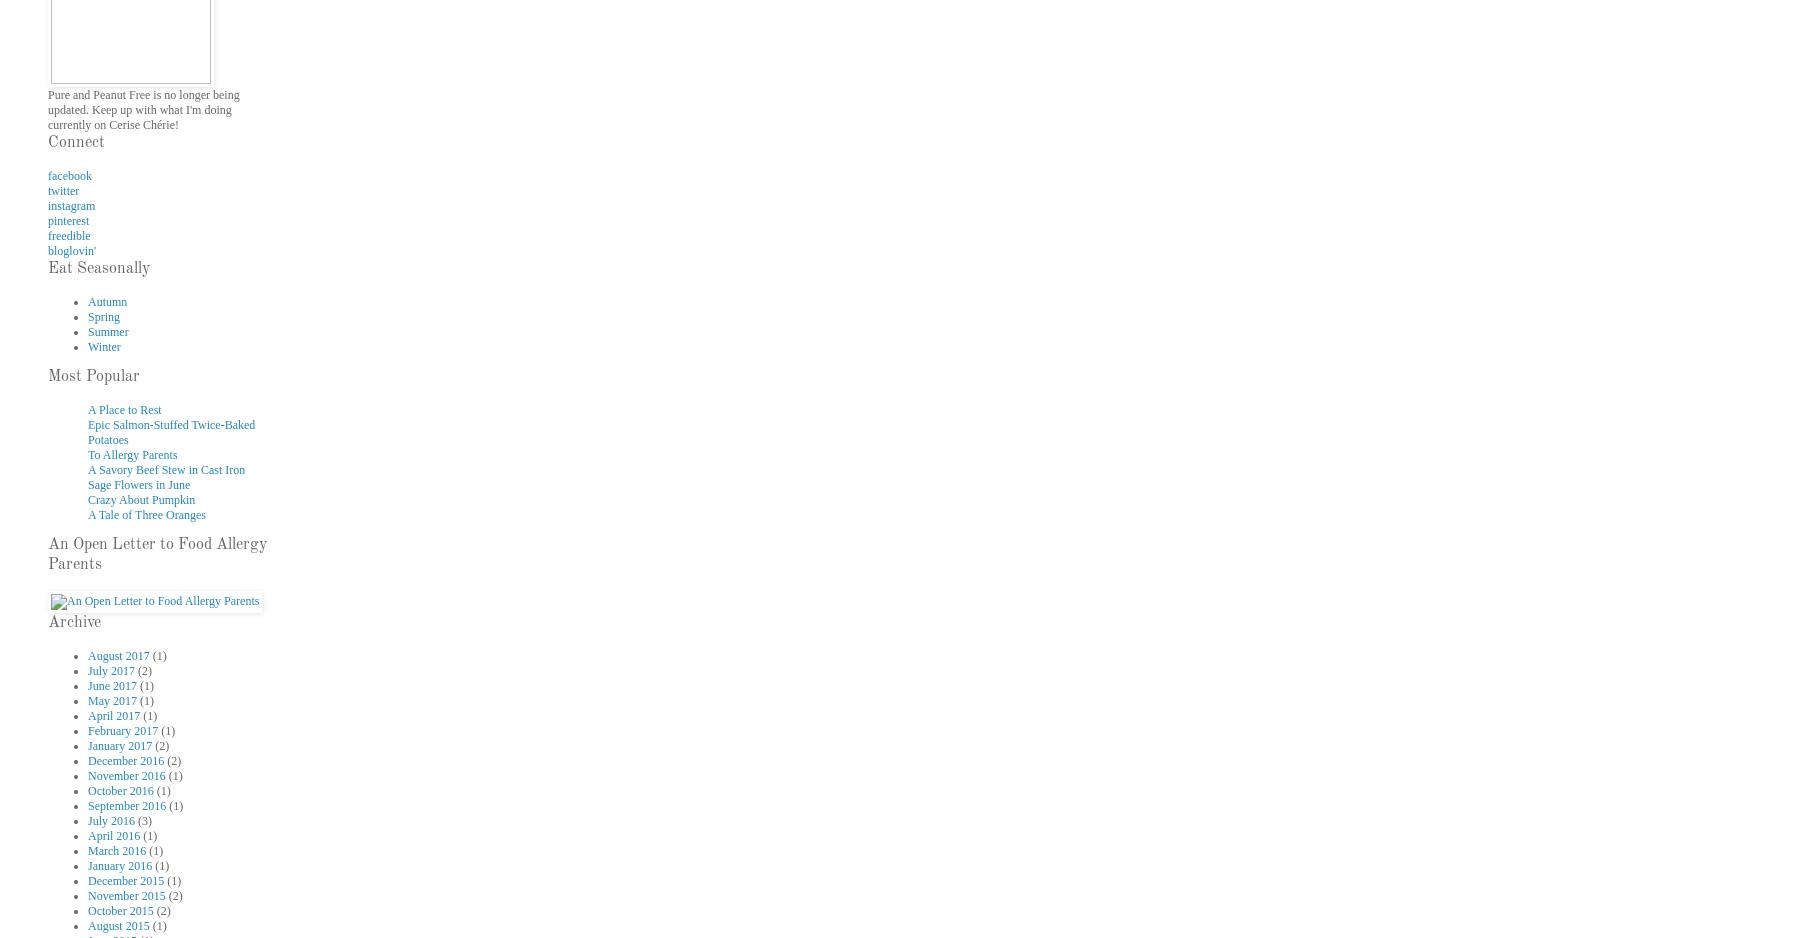 The height and width of the screenshot is (938, 1808). I want to click on 'Eat Seasonally', so click(98, 269).